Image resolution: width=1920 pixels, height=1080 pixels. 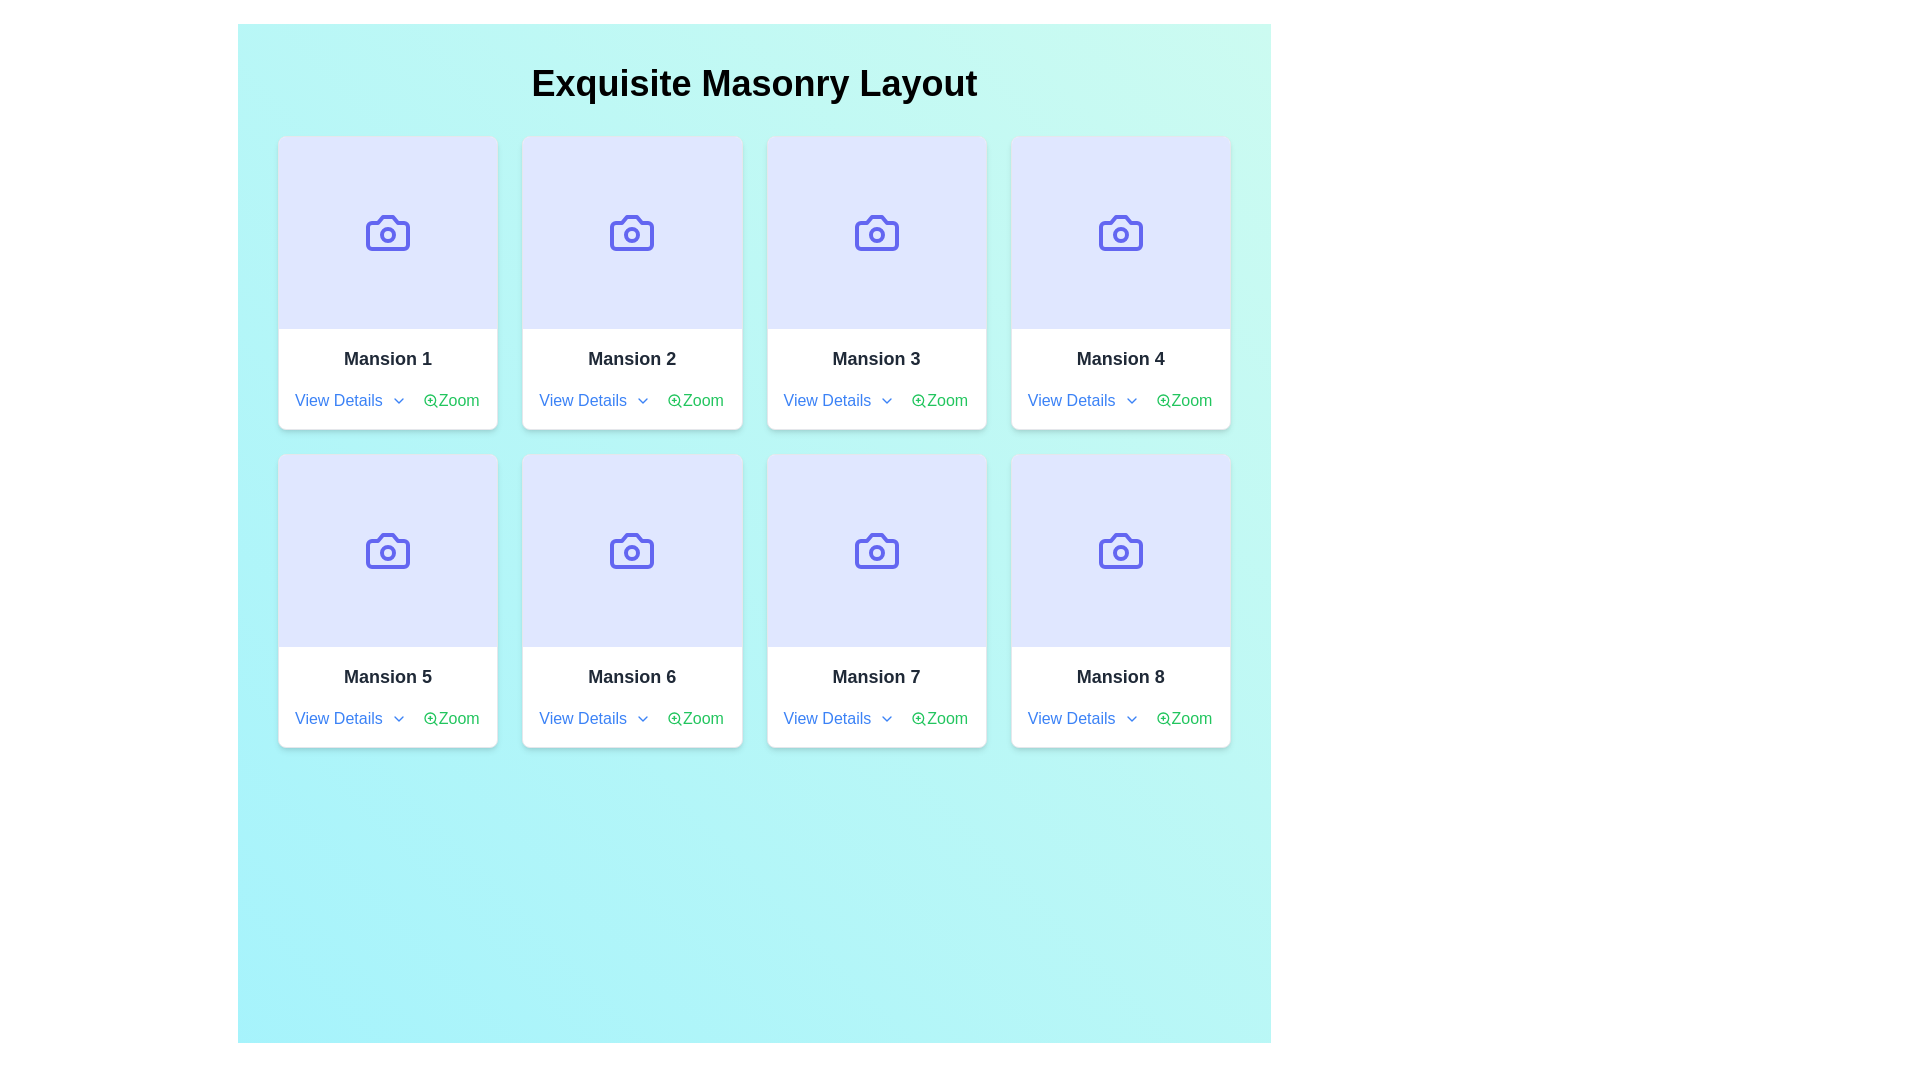 What do you see at coordinates (631, 231) in the screenshot?
I see `the violet/purple camera icon located in the second card of the grid layout titled 'Exquisite Masonry Layout'` at bounding box center [631, 231].